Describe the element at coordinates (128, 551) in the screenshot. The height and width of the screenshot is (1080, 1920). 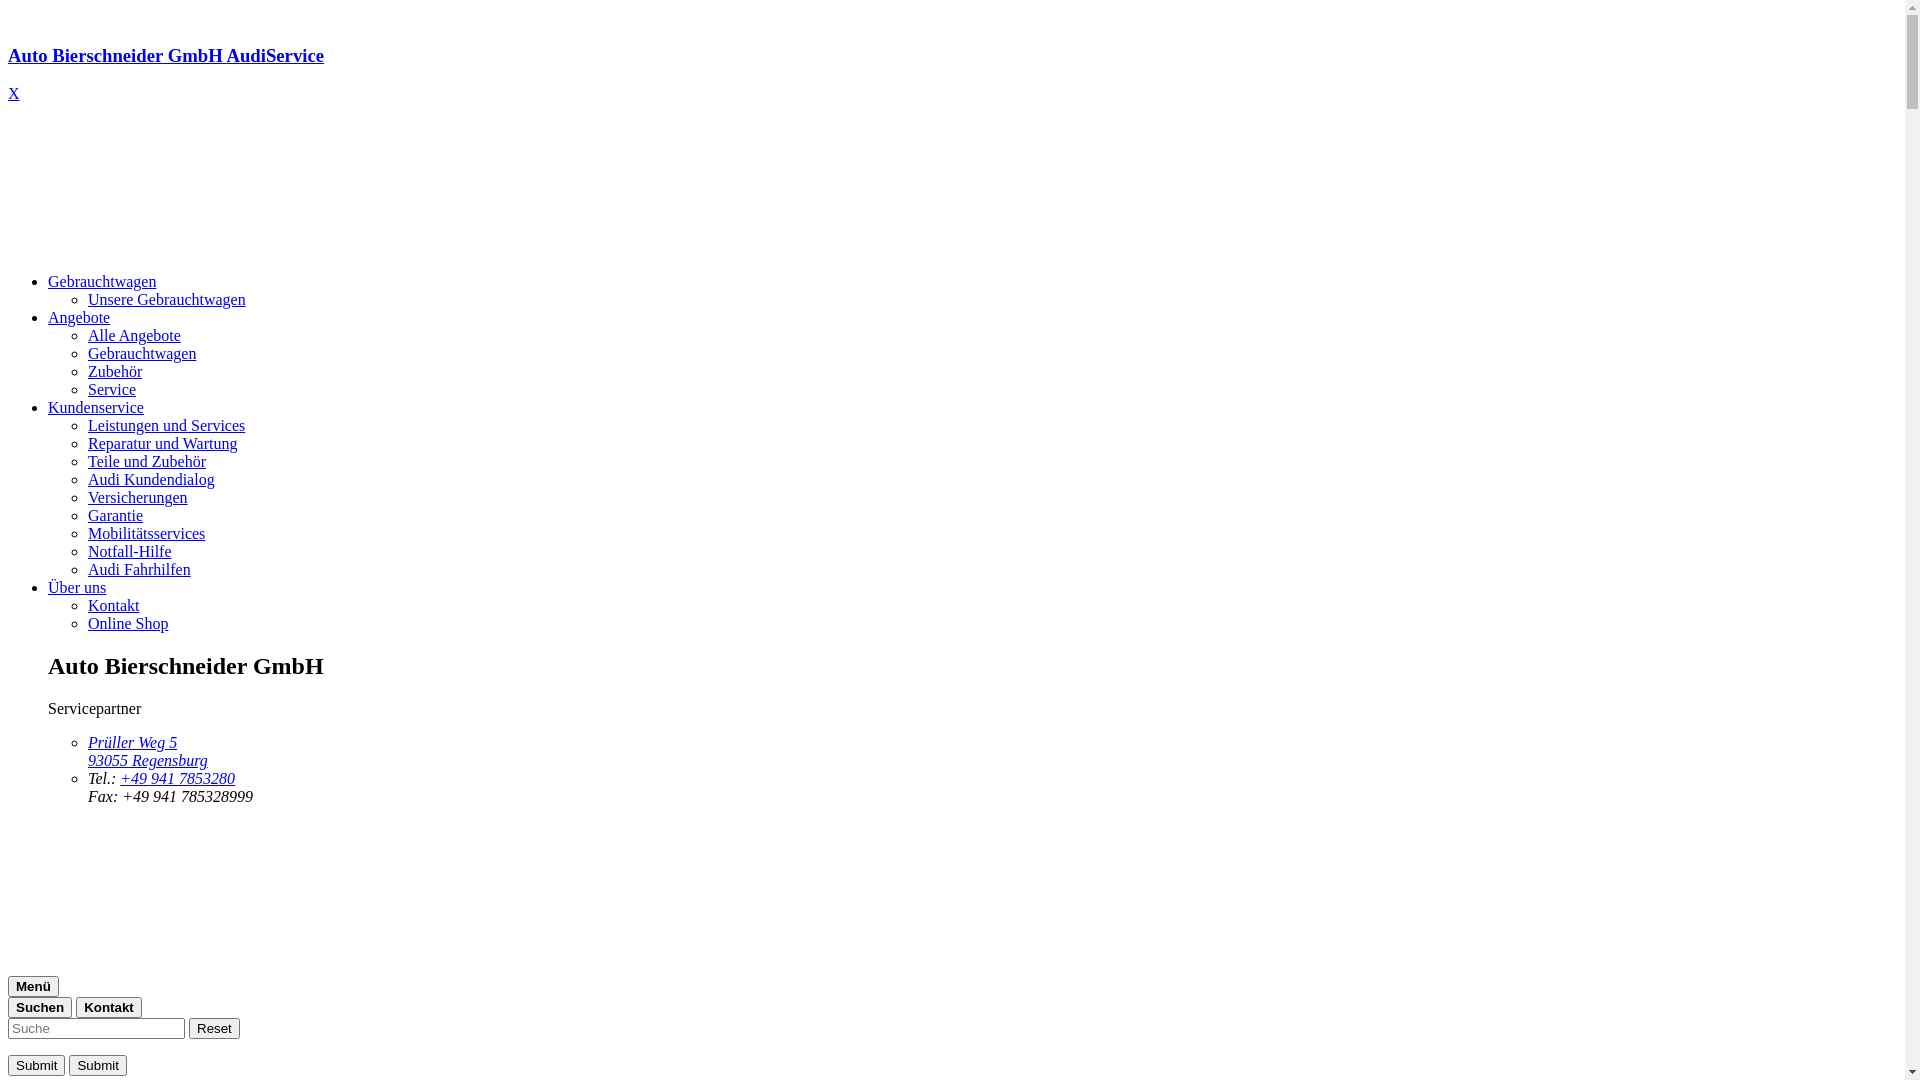
I see `'Notfall-Hilfe'` at that location.